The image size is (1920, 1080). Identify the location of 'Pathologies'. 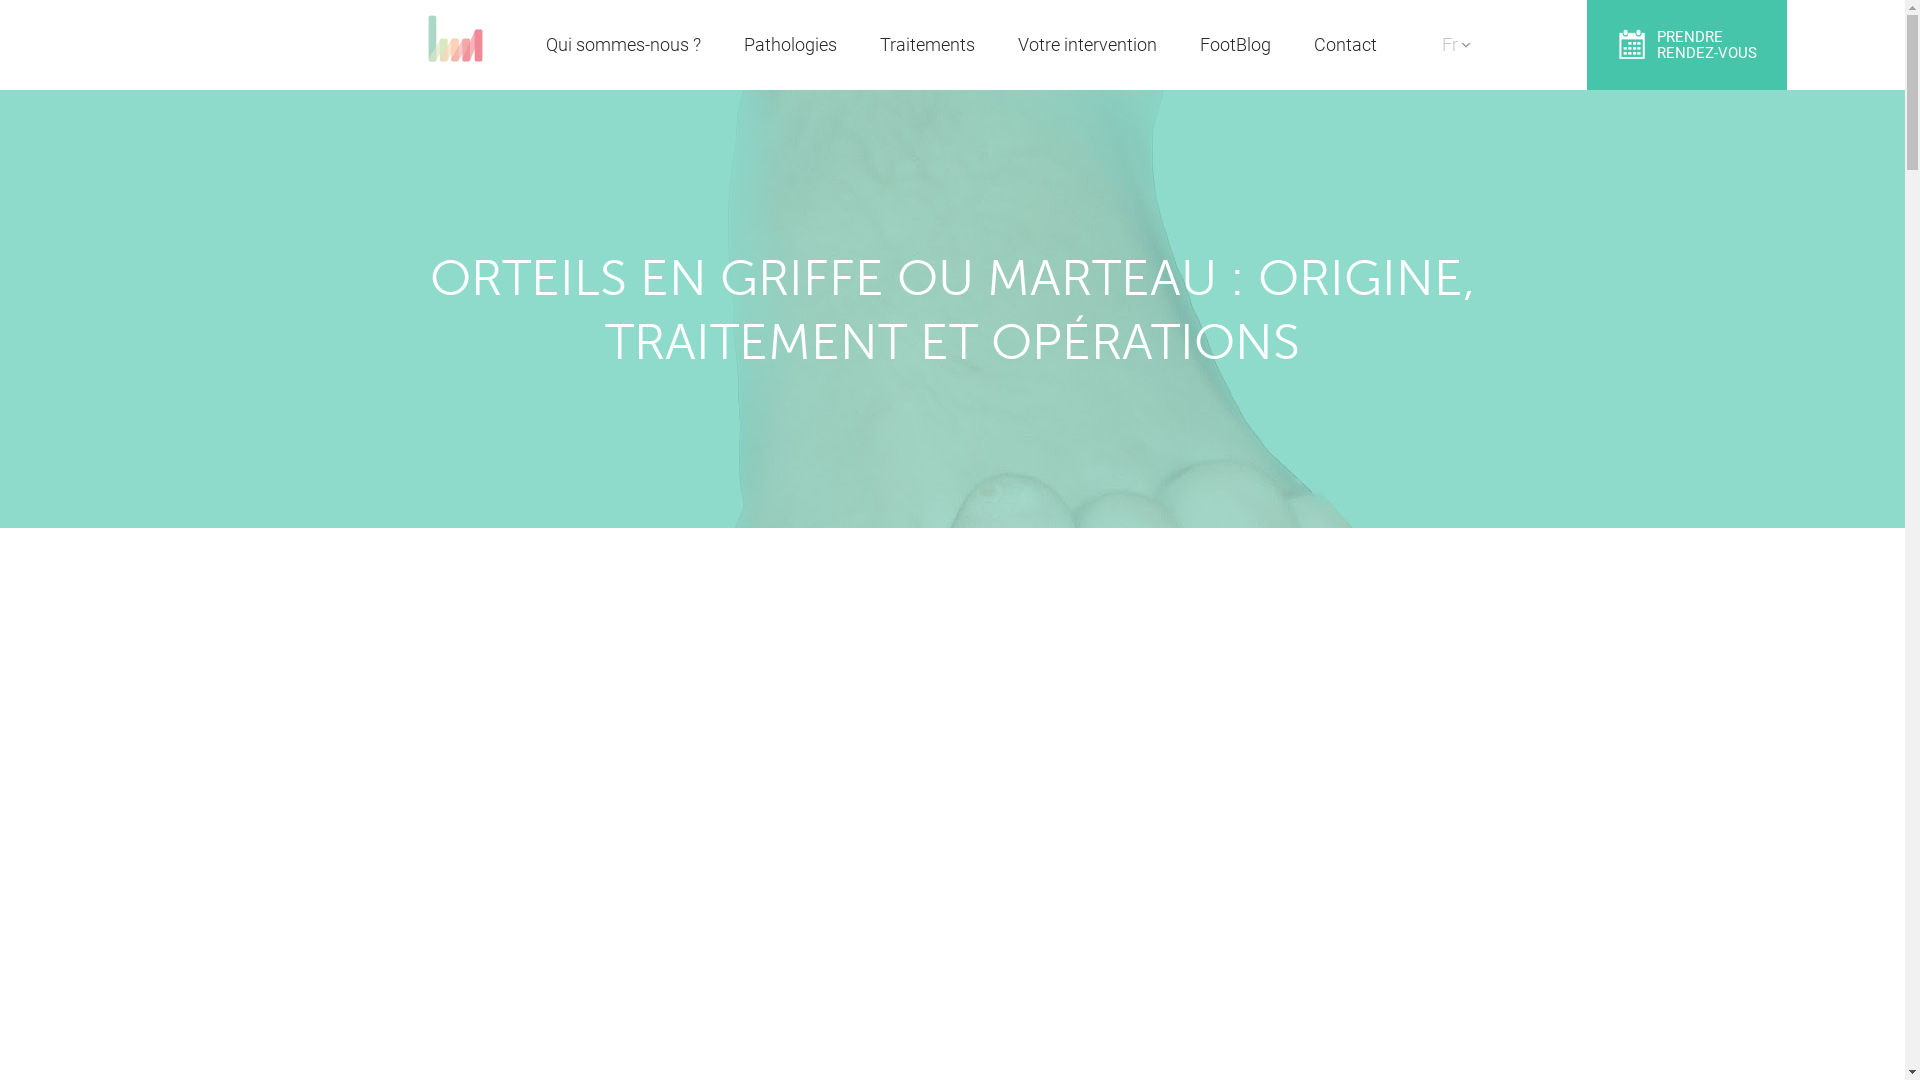
(789, 45).